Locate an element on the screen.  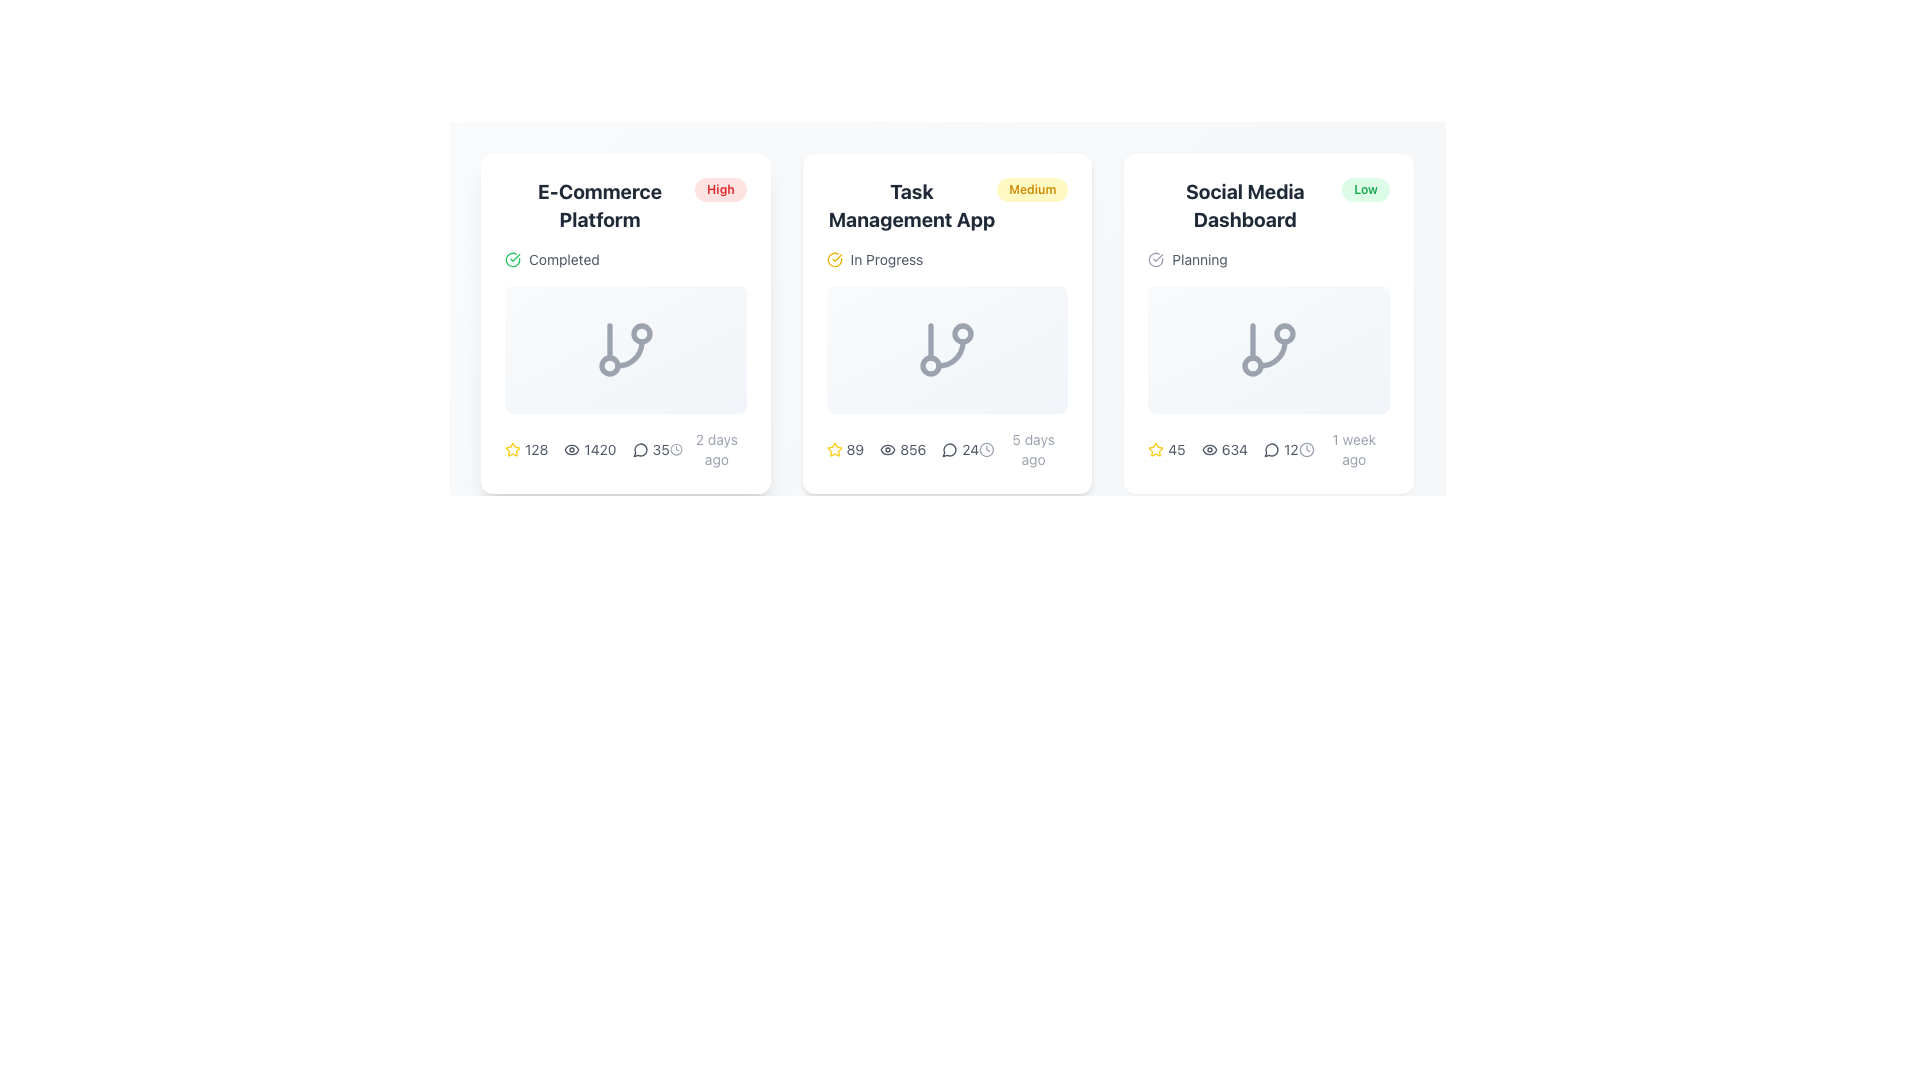
the number '856' displayed next to the eye icon in the bottom segment of the second card in the Task Management App is located at coordinates (902, 450).